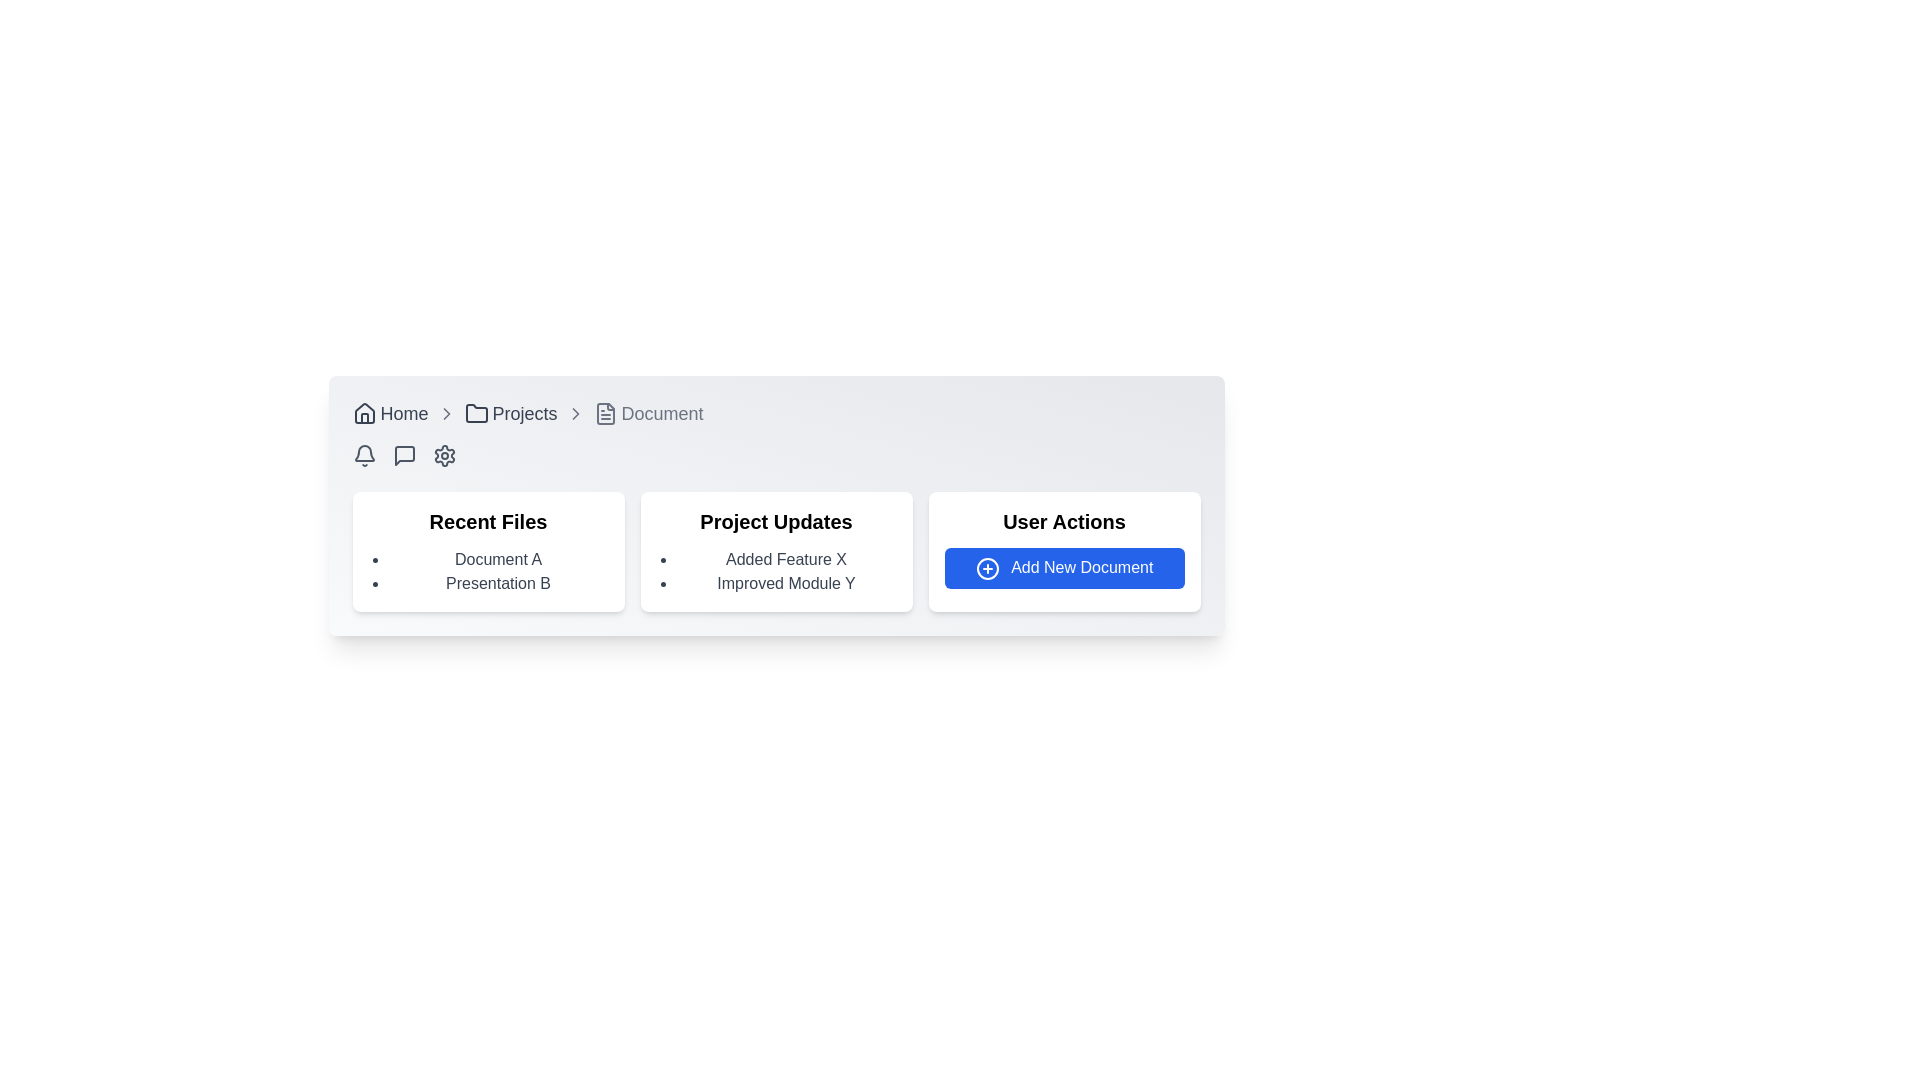  Describe the element at coordinates (1063, 568) in the screenshot. I see `the button located at the bottom-right of the 'User Actions' panel to initiate adding a new document` at that location.